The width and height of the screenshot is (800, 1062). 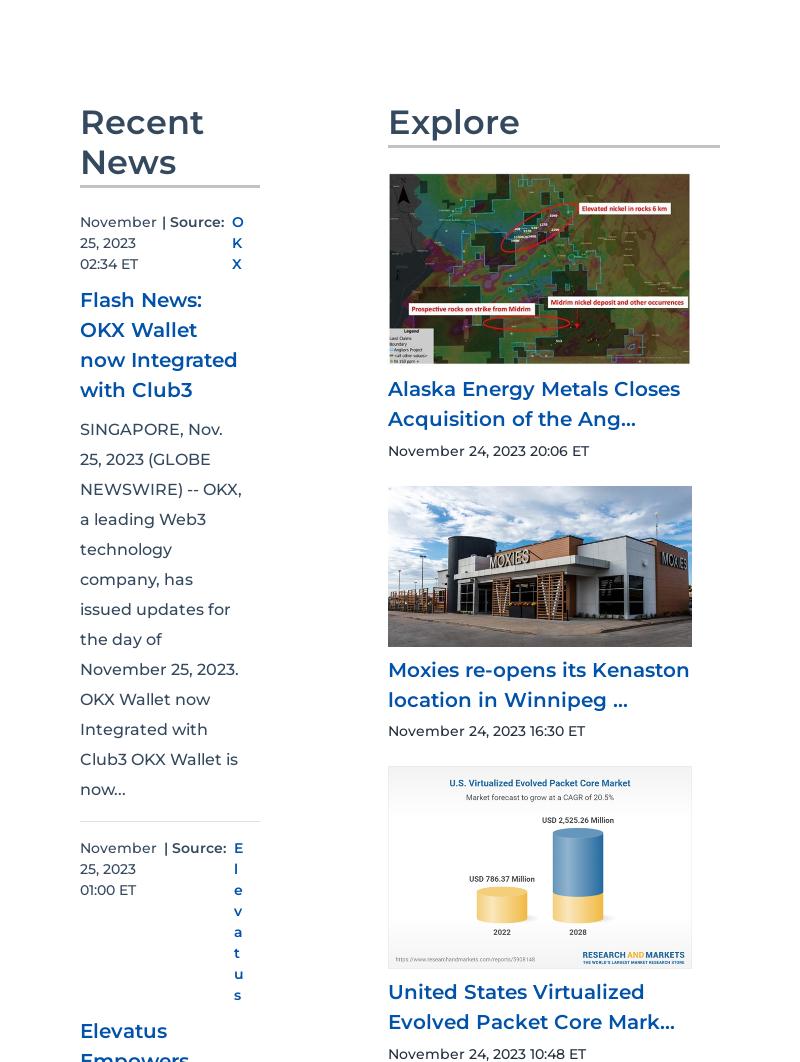 I want to click on 'November 25, 2023 02:34 ET', so click(x=80, y=242).